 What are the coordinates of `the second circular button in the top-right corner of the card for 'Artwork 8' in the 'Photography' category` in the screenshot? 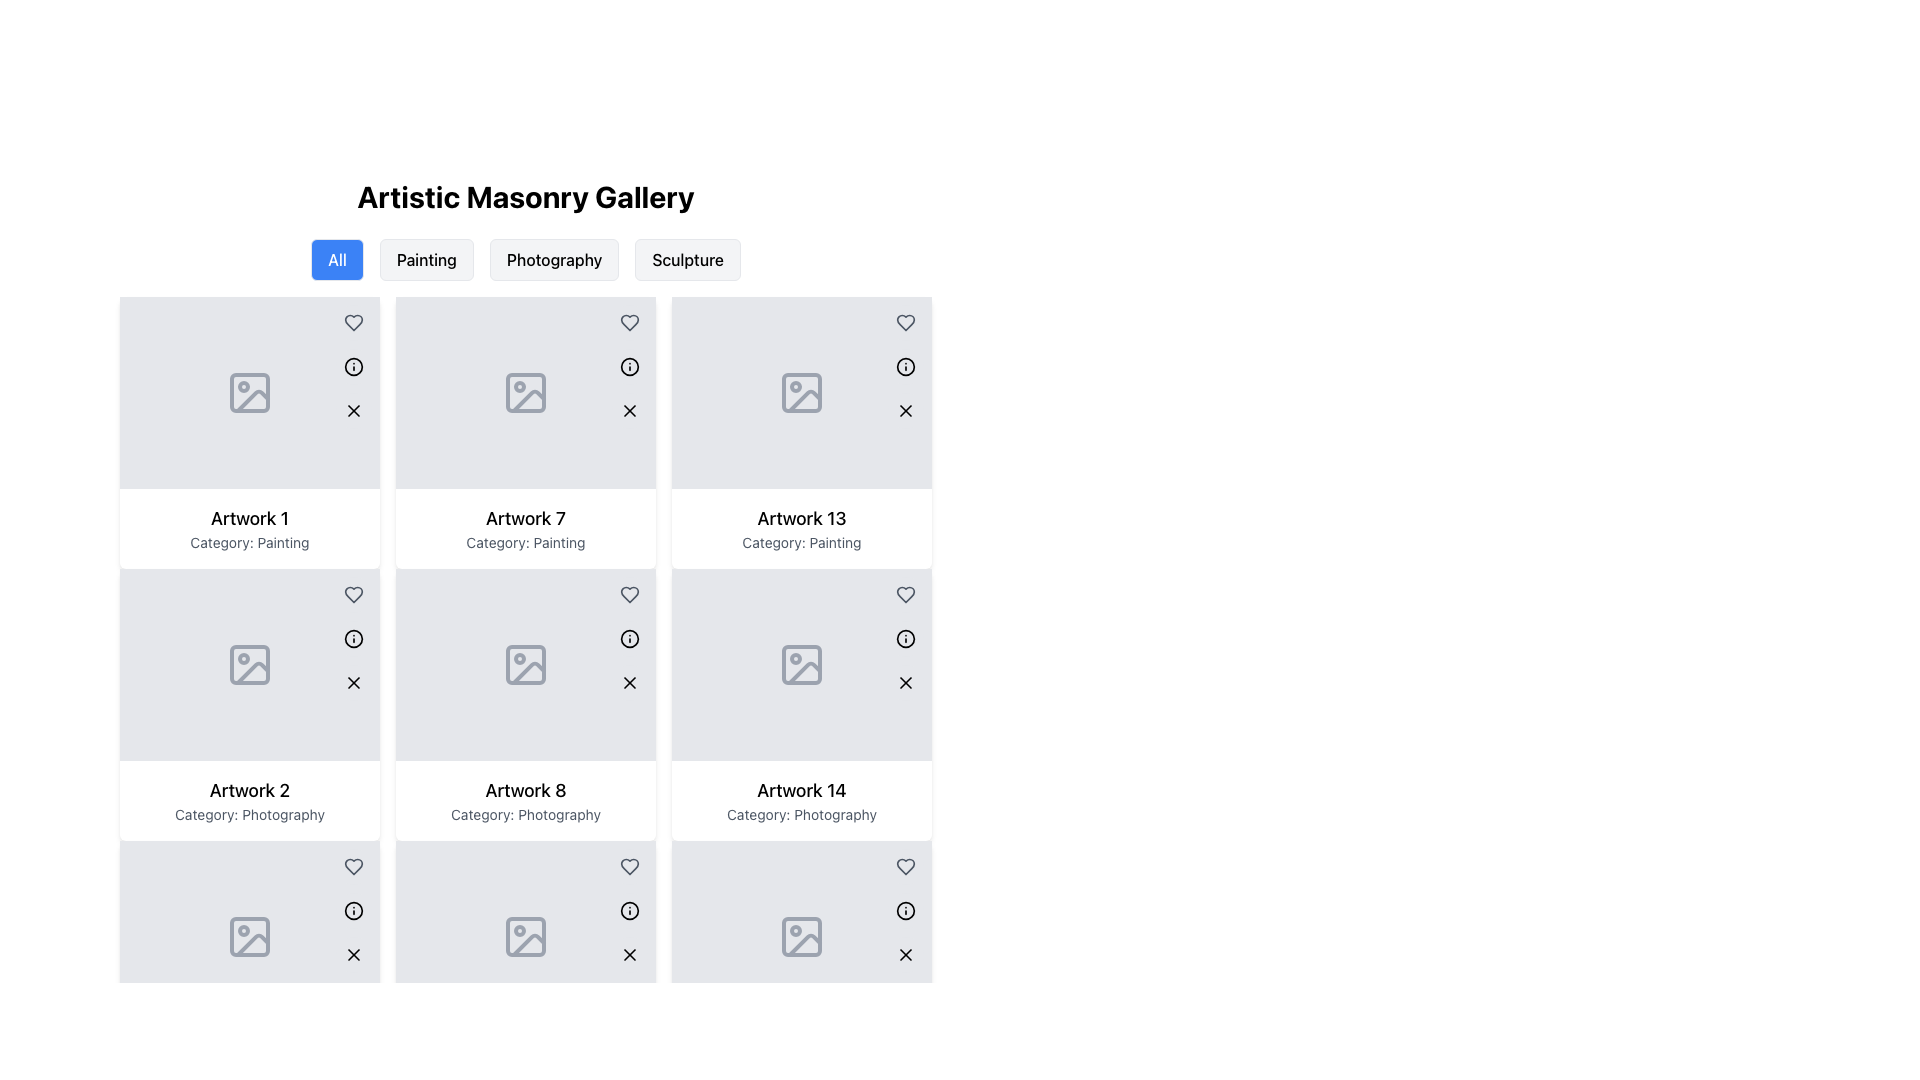 It's located at (628, 910).